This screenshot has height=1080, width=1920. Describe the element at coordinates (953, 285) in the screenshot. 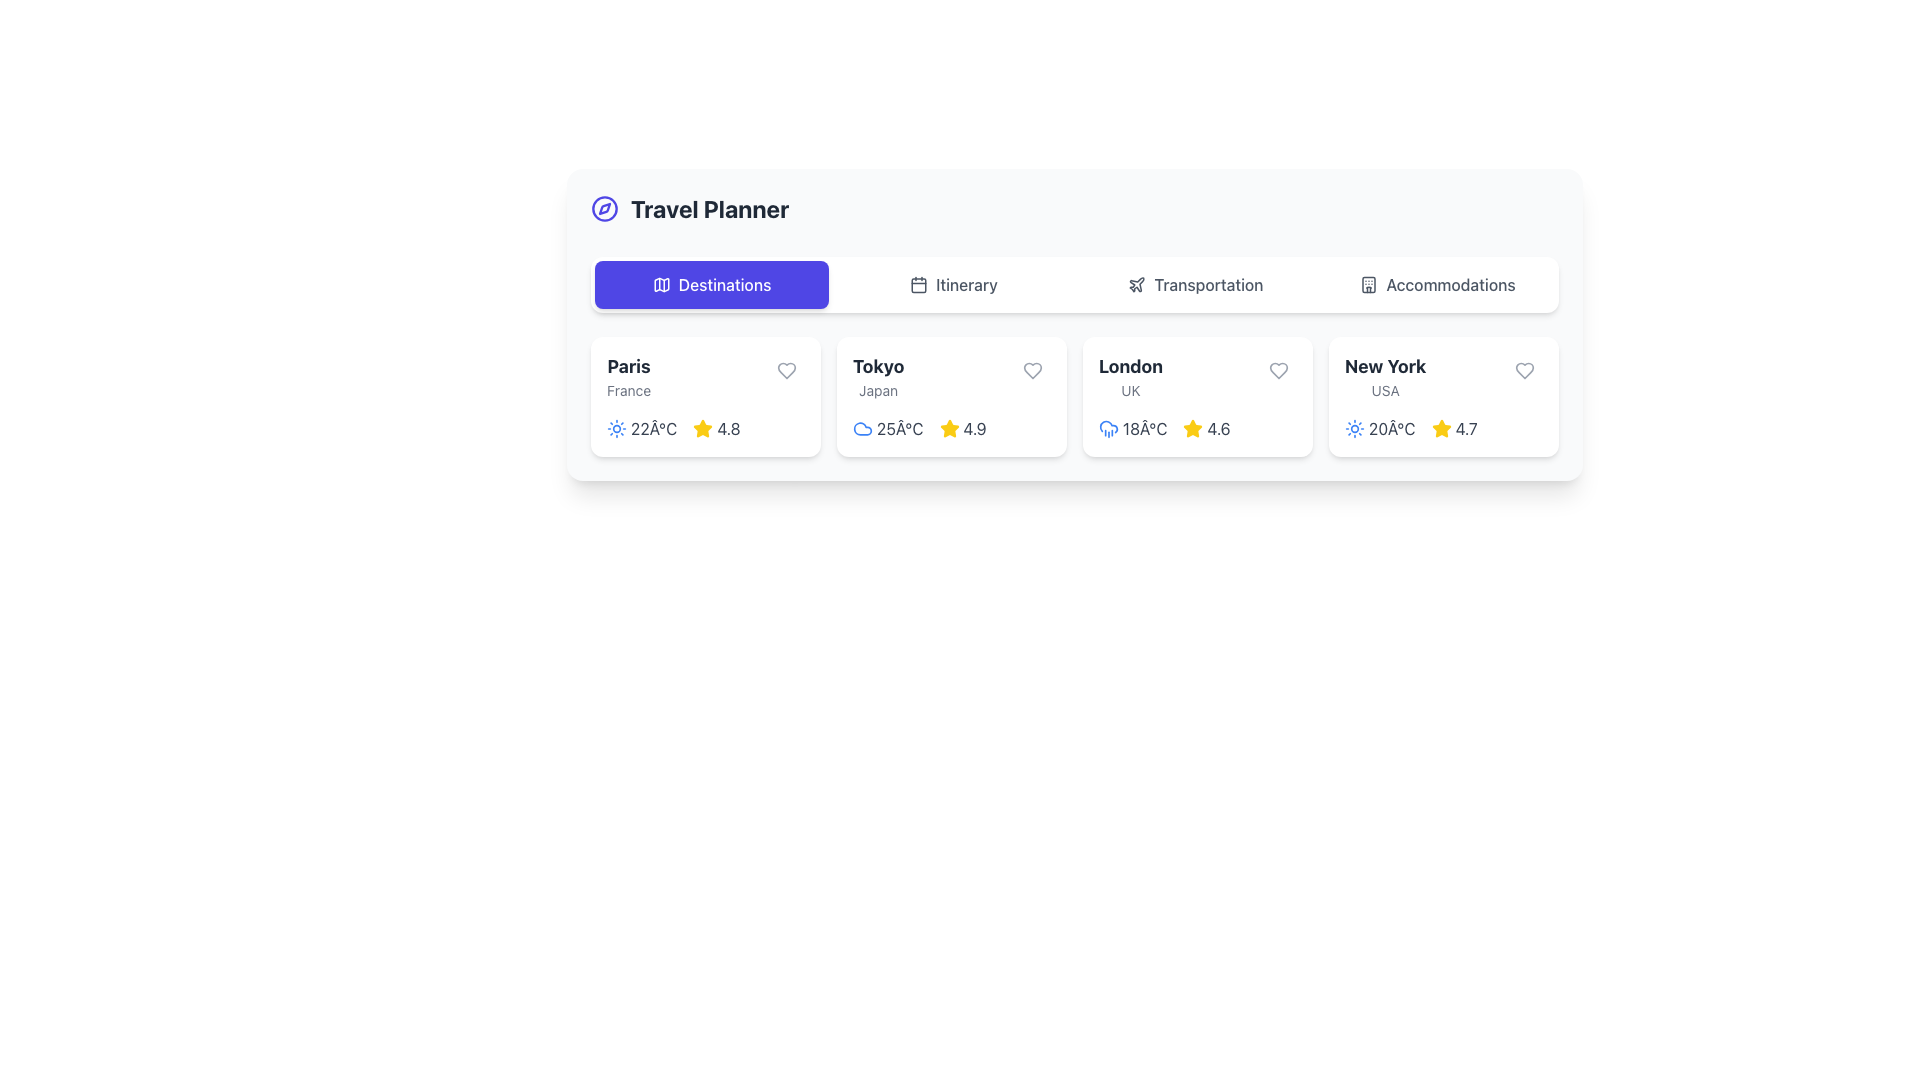

I see `the 'Itinerary' button, which is the second button in the row of four buttons under the 'Travel Planner' title` at that location.